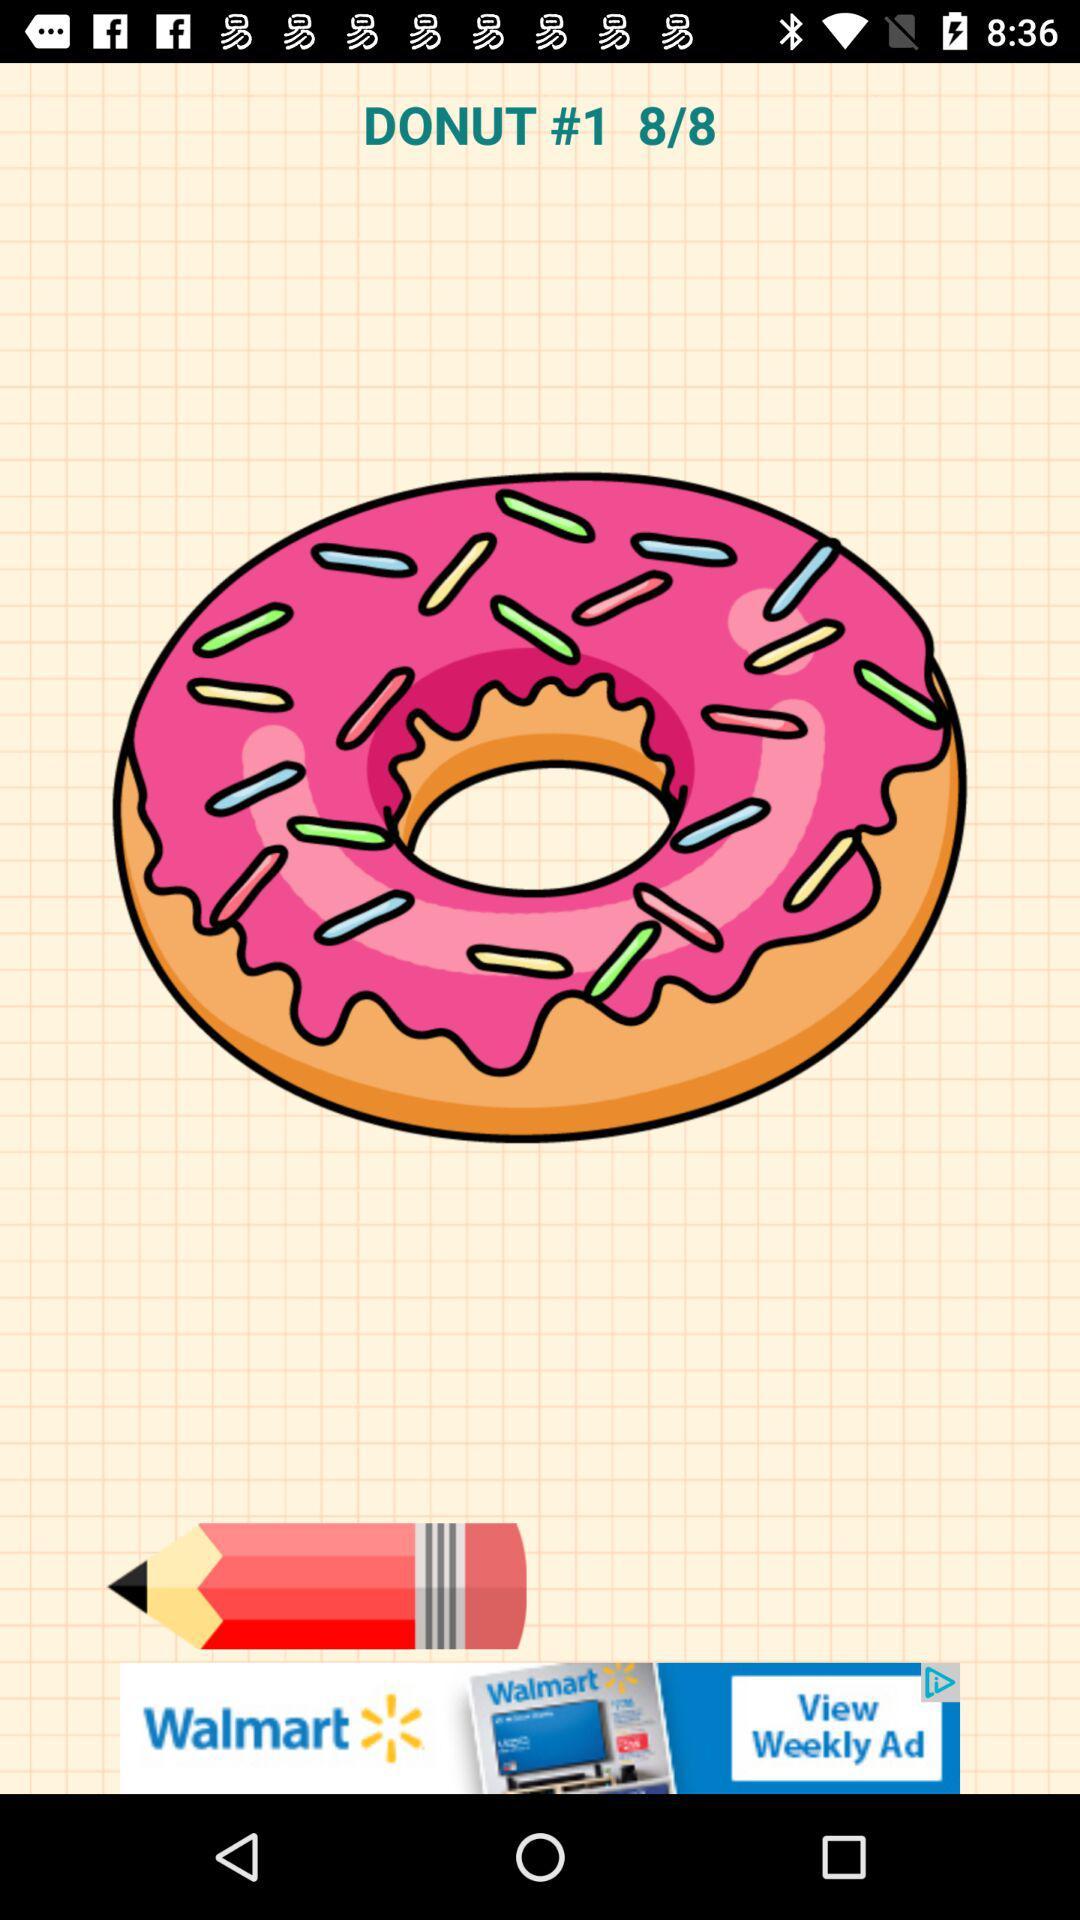 The image size is (1080, 1920). What do you see at coordinates (540, 1727) in the screenshot?
I see `showing advertisements` at bounding box center [540, 1727].